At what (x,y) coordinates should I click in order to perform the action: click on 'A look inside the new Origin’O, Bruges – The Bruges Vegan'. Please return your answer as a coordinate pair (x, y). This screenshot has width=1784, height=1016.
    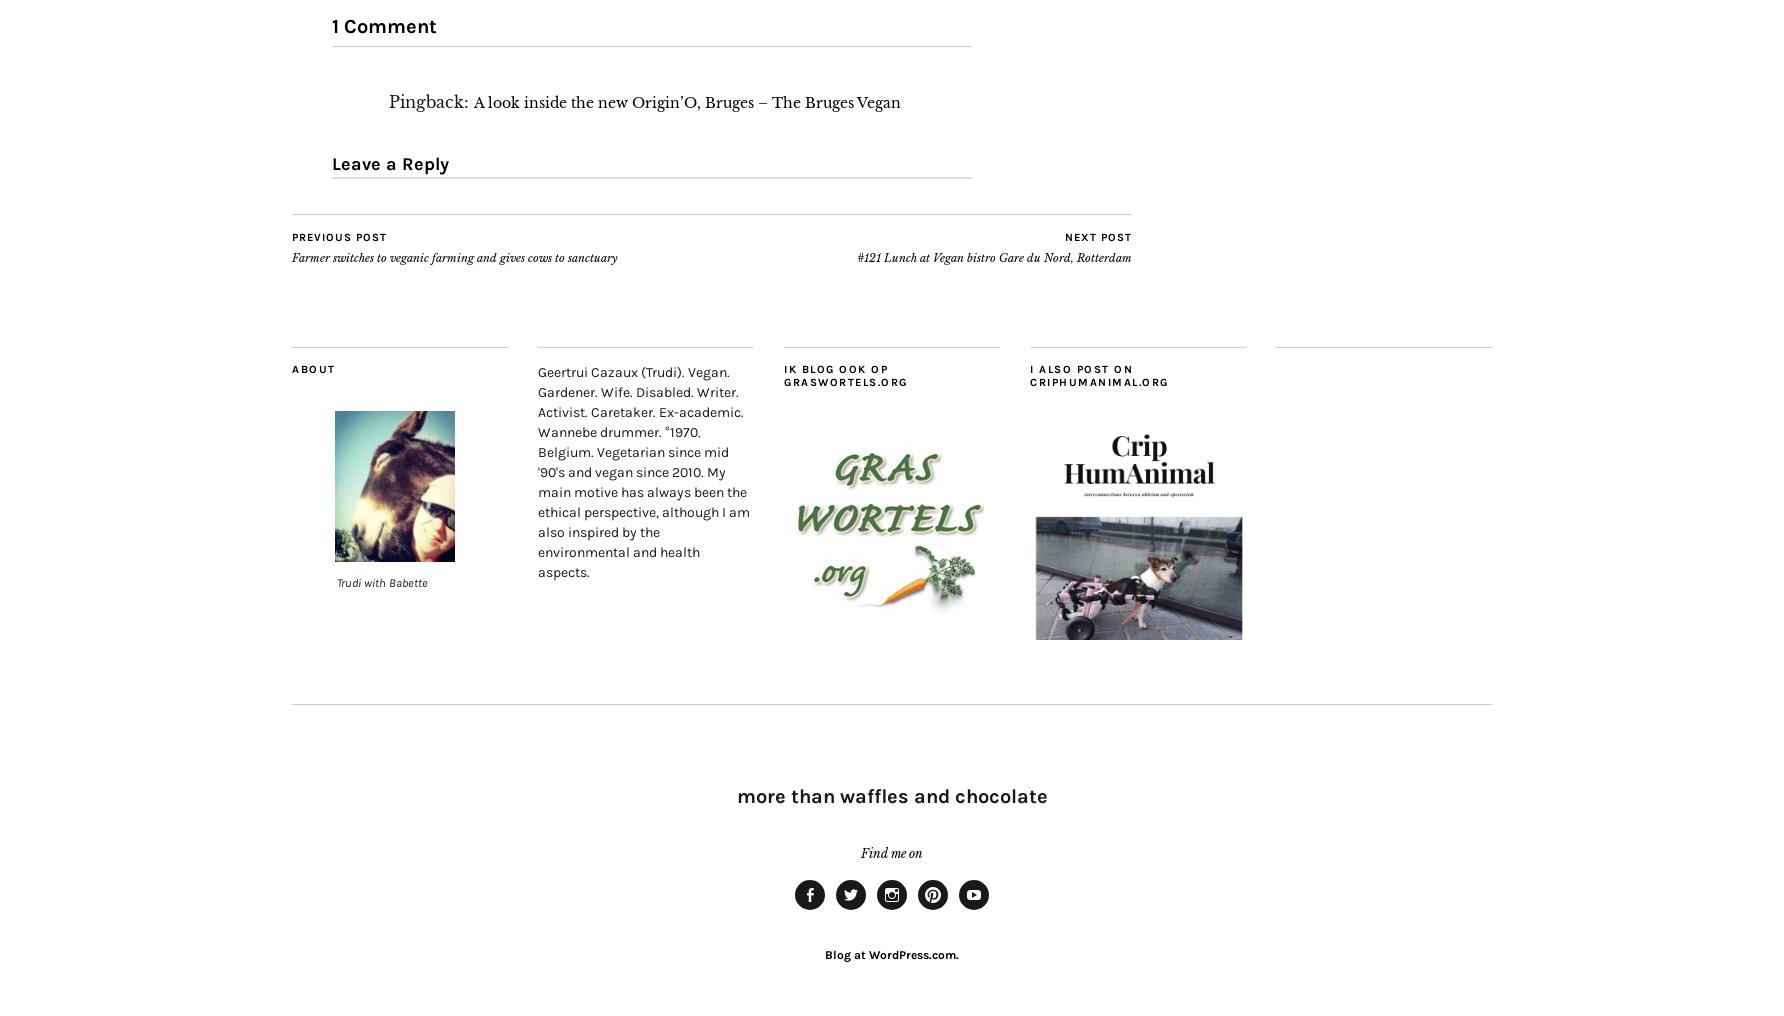
    Looking at the image, I should click on (687, 102).